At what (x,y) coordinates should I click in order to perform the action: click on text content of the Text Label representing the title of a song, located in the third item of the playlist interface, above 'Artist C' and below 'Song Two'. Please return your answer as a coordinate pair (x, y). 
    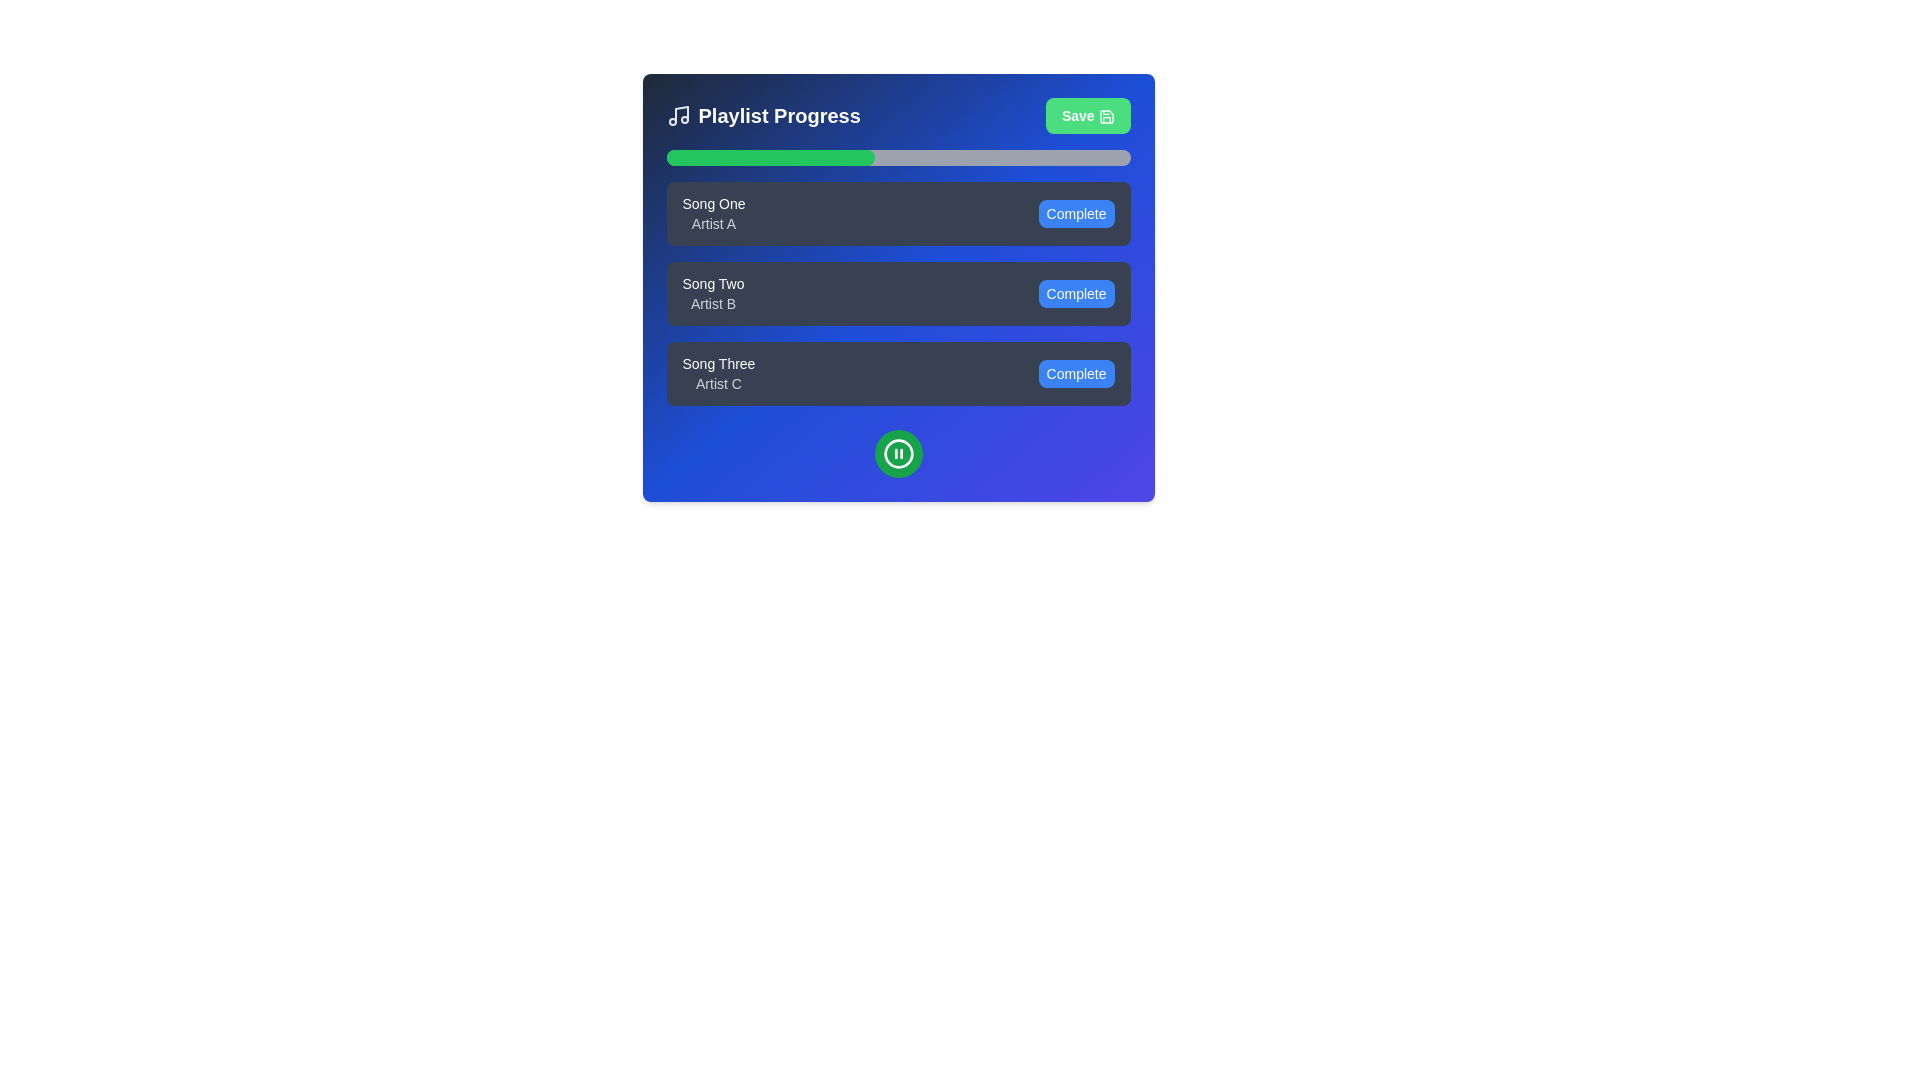
    Looking at the image, I should click on (719, 363).